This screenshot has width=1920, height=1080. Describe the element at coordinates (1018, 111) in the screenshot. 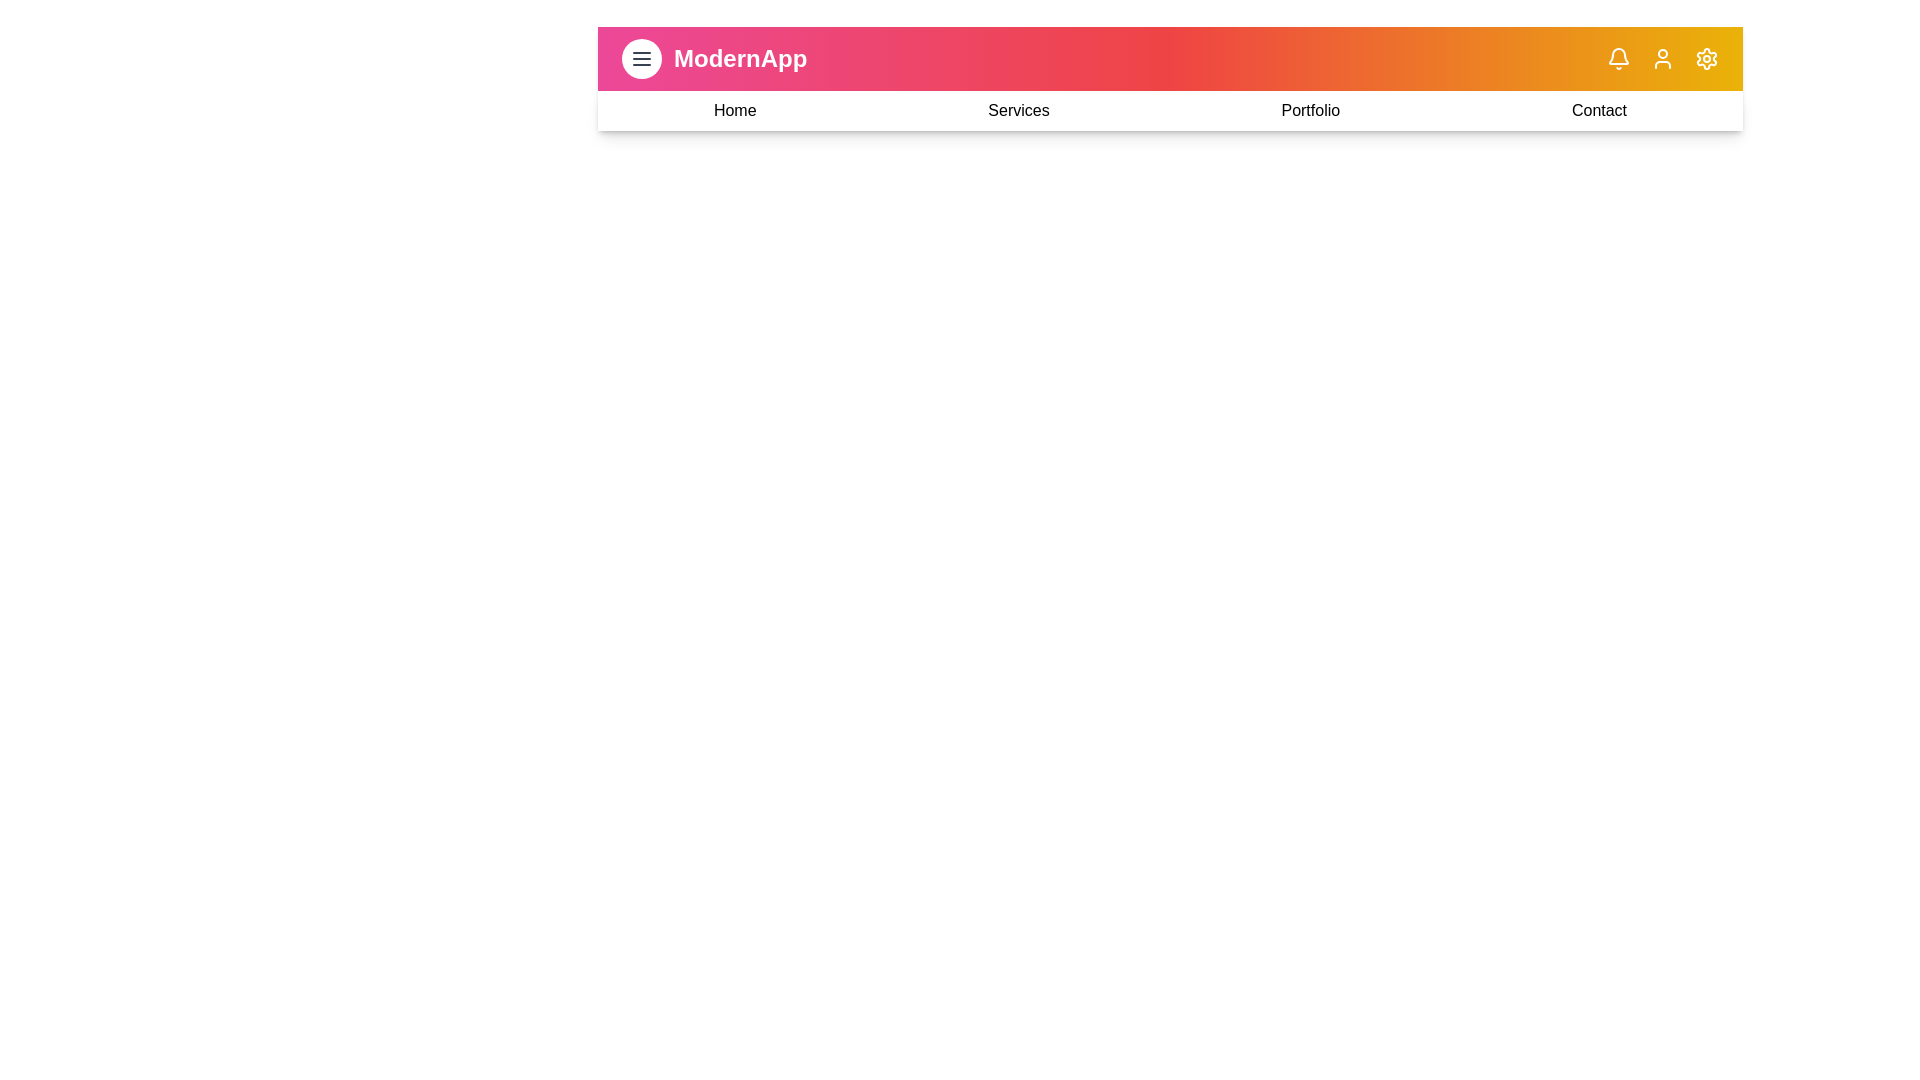

I see `the navigation link to navigate to the Services section` at that location.